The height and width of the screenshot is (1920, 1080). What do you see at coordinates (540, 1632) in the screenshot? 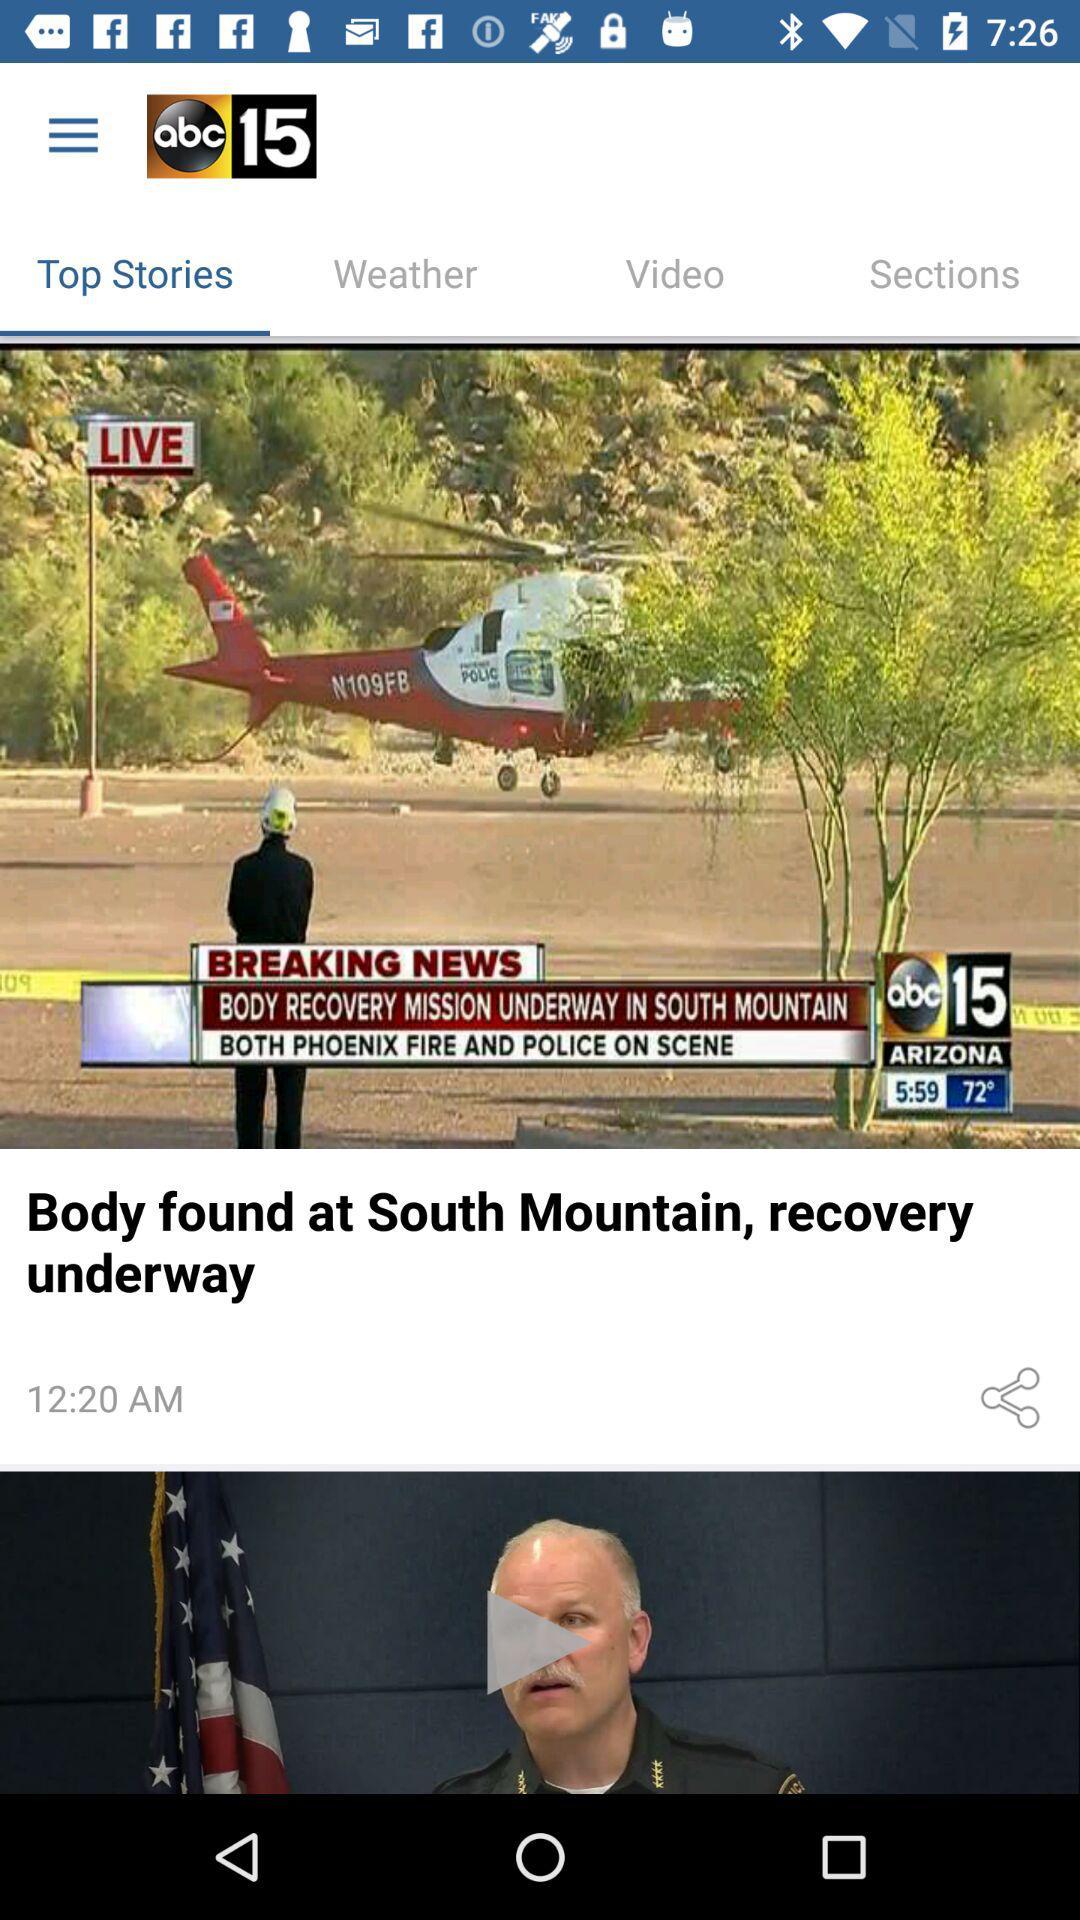
I see `video` at bounding box center [540, 1632].